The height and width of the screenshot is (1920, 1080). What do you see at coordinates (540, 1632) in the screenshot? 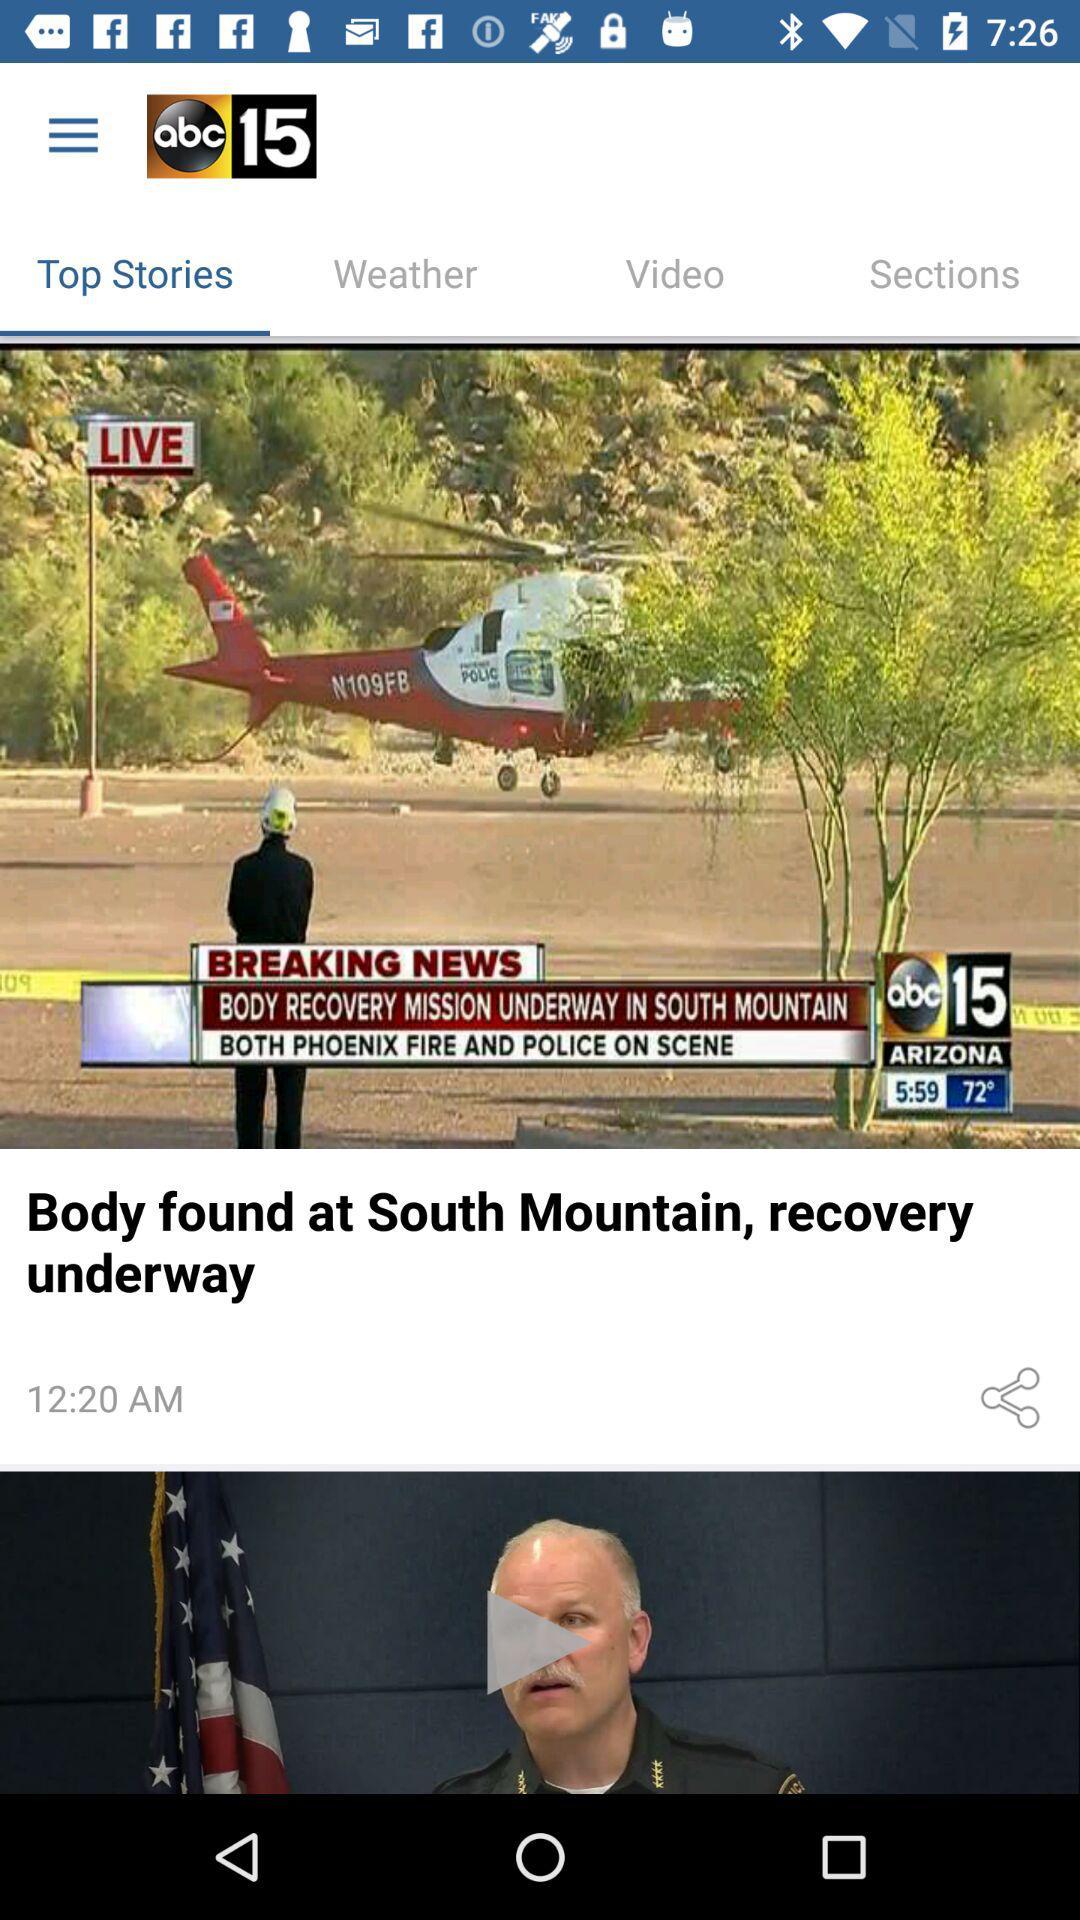
I see `video` at bounding box center [540, 1632].